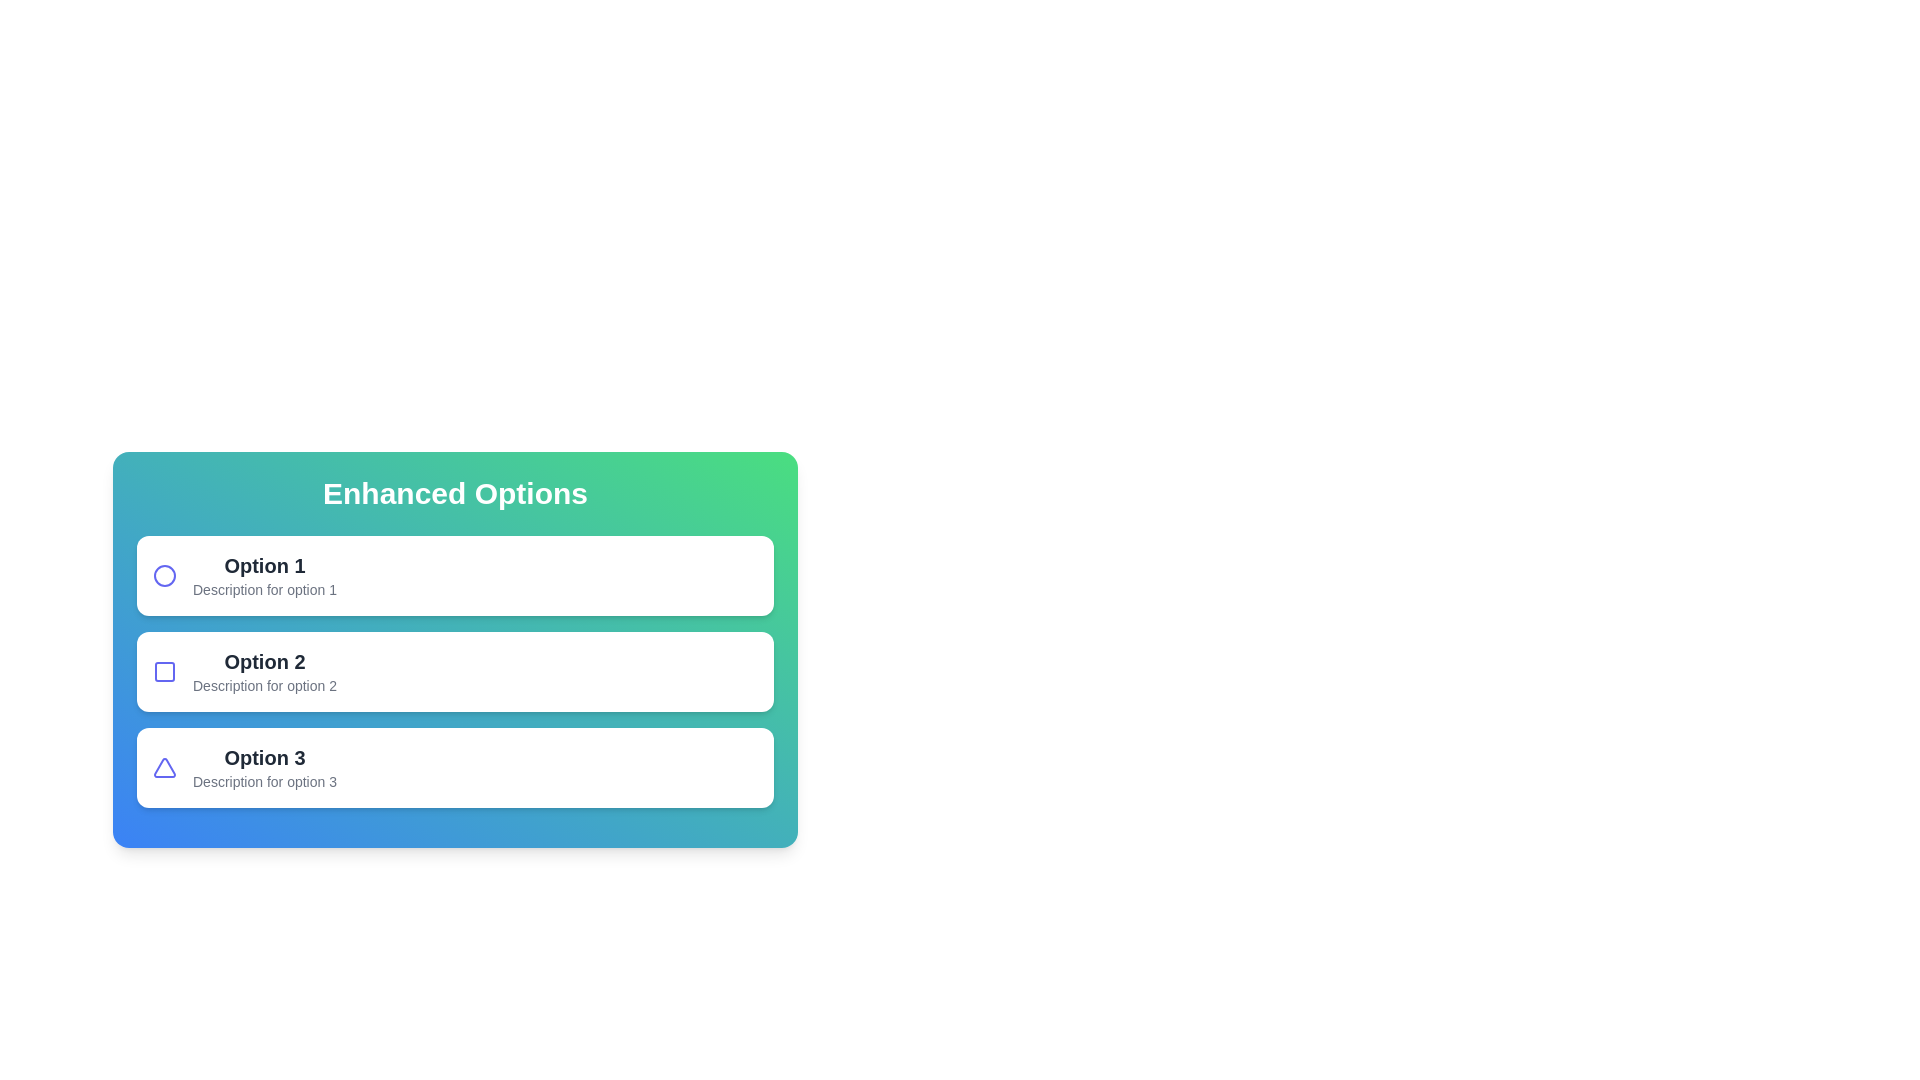 The height and width of the screenshot is (1080, 1920). I want to click on the small red square icon located next to the 'Option 2' button in the vertical list of options, so click(164, 671).